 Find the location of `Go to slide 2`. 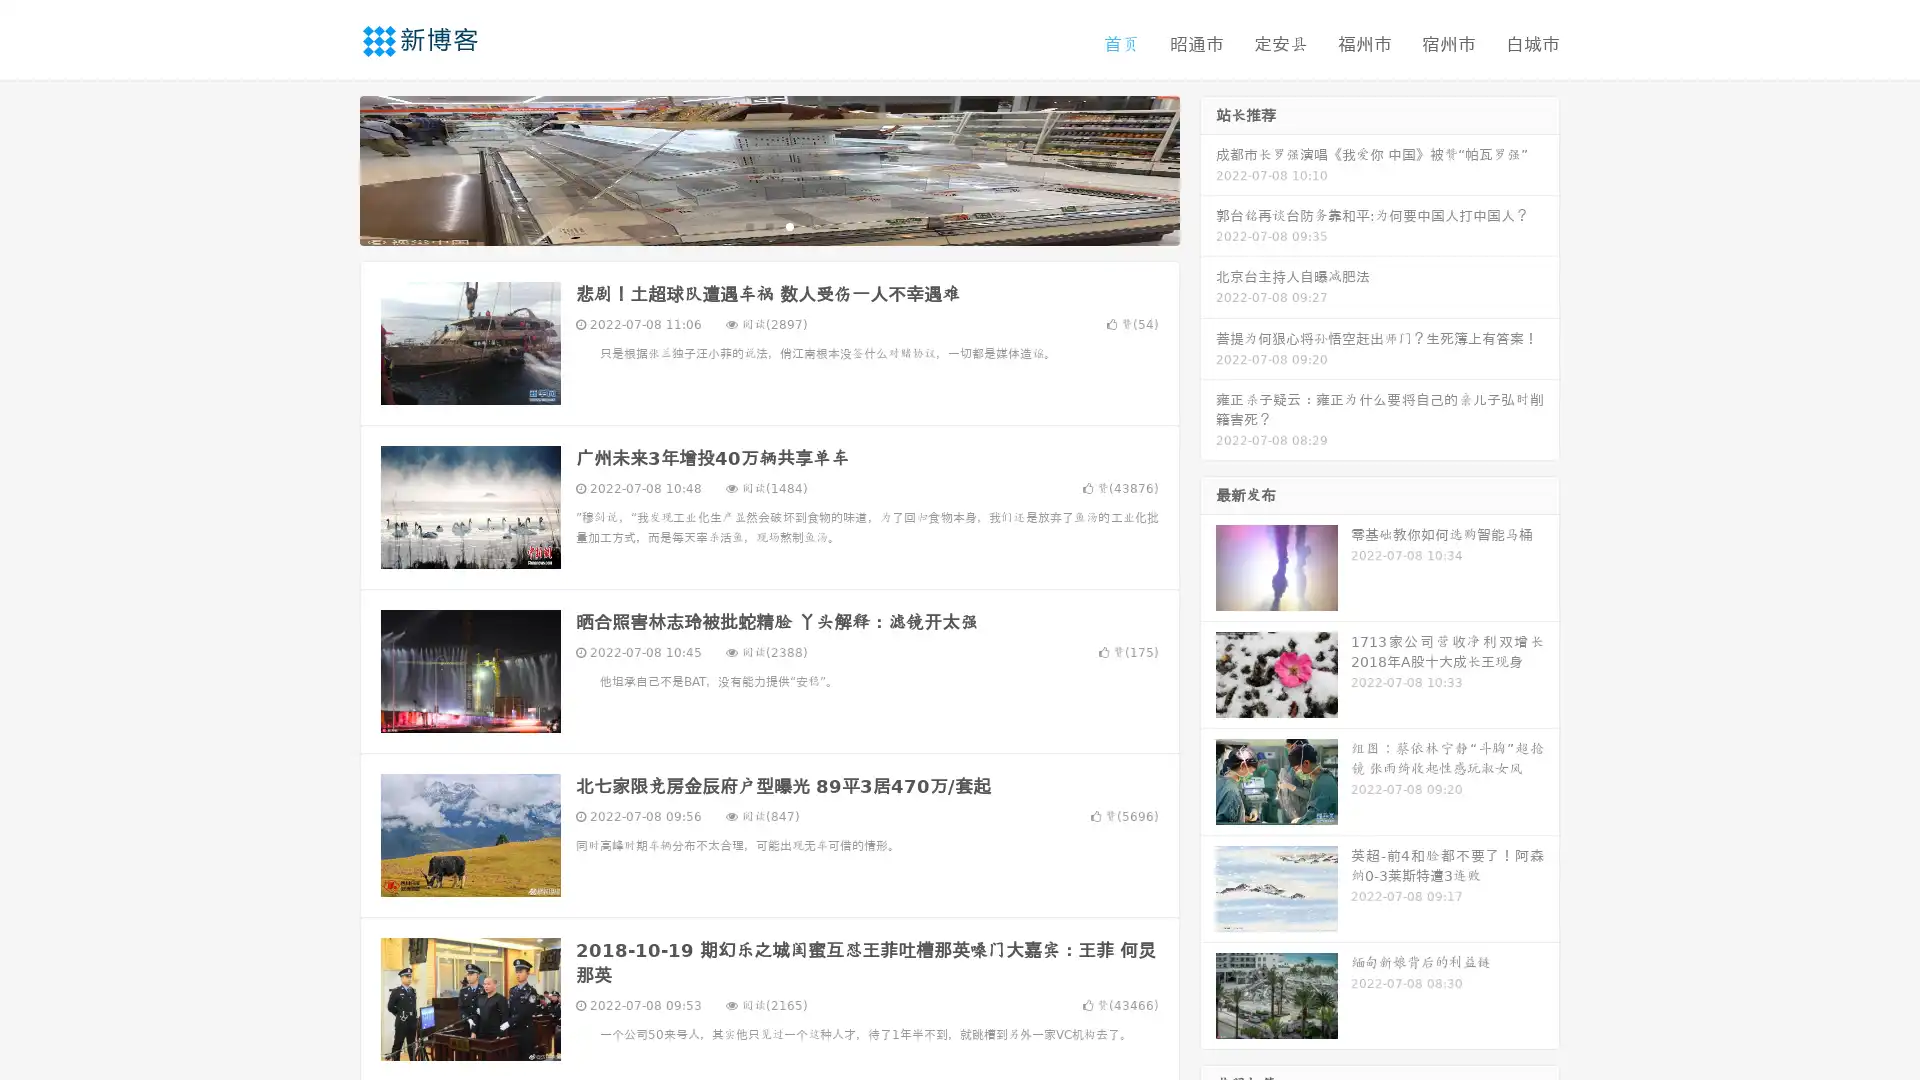

Go to slide 2 is located at coordinates (768, 225).